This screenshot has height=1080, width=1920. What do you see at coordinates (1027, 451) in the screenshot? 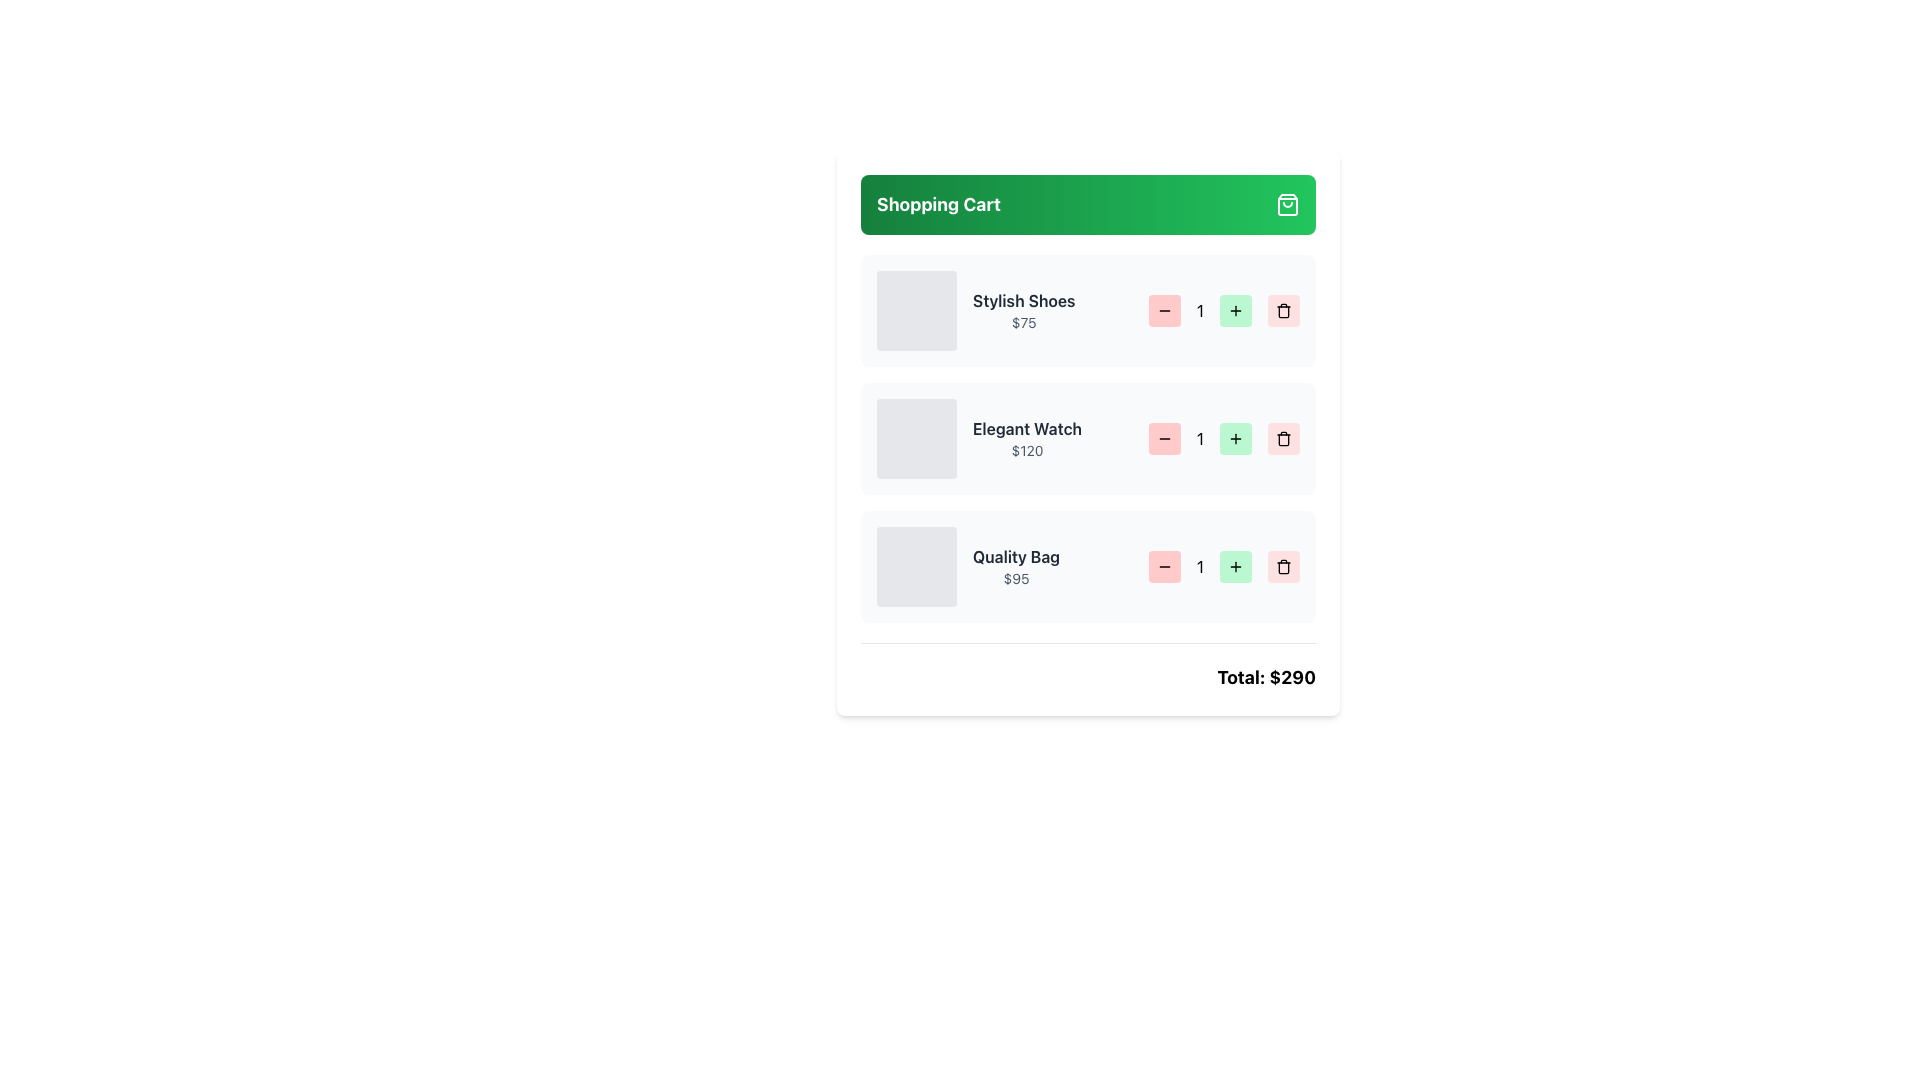
I see `the Text Label displaying the price of the product 'Elegant Watch', which is located in the shopping cart item list` at bounding box center [1027, 451].